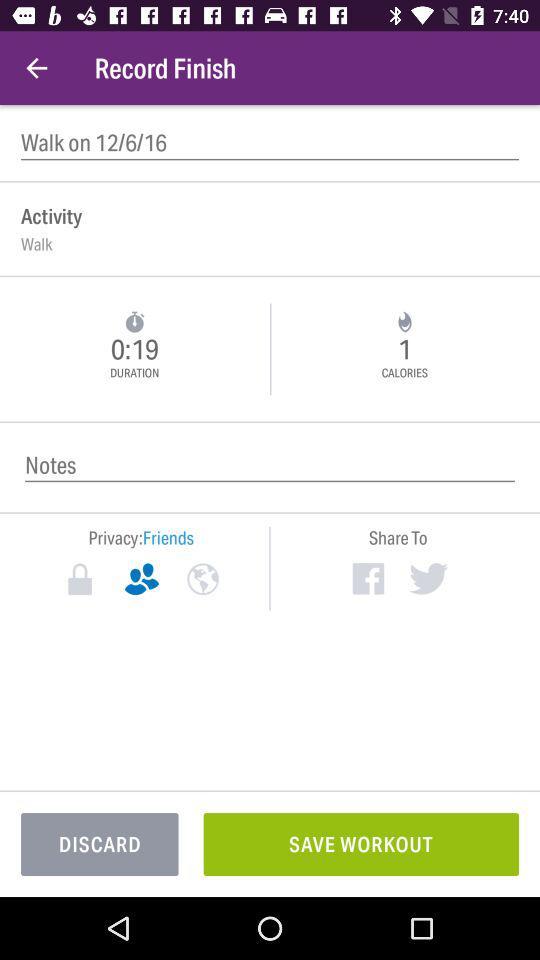  I want to click on the globe icon, so click(202, 579).